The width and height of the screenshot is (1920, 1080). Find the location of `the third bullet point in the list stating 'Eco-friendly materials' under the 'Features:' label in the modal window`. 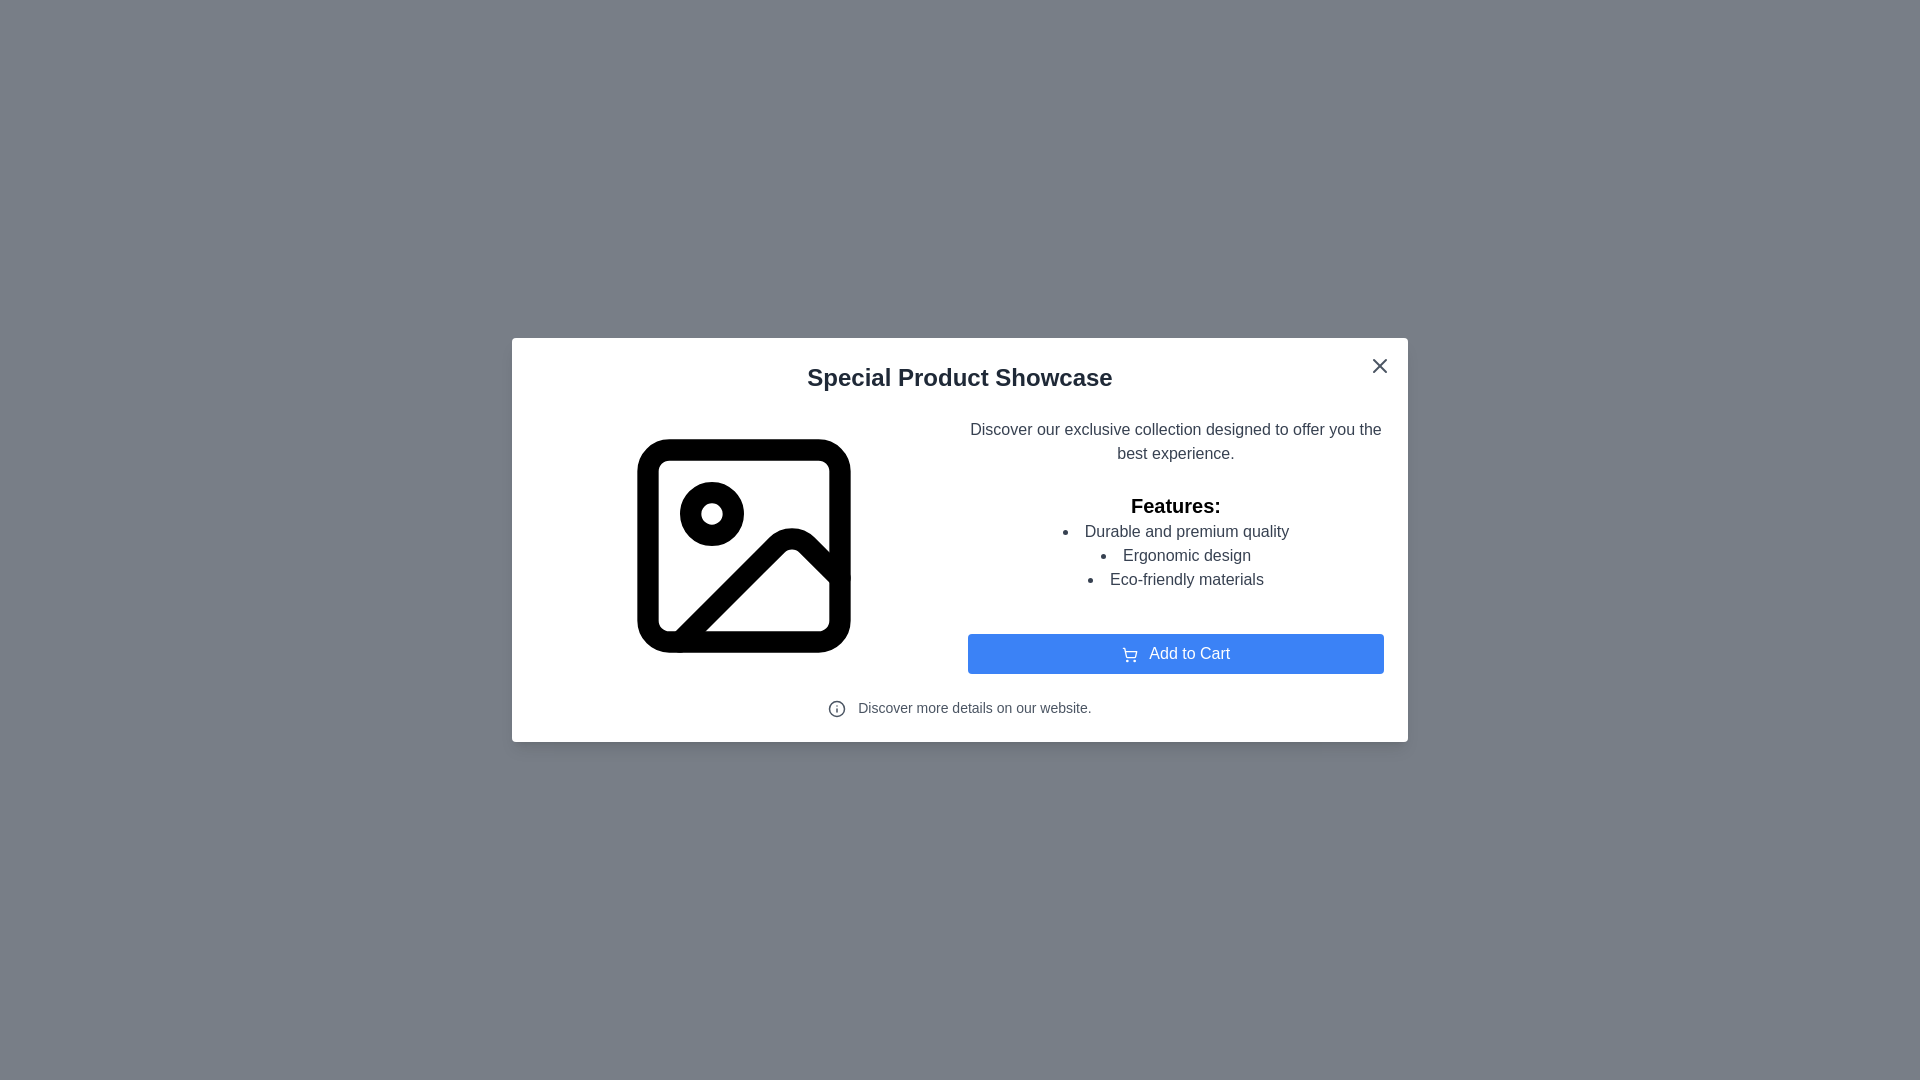

the third bullet point in the list stating 'Eco-friendly materials' under the 'Features:' label in the modal window is located at coordinates (1176, 578).